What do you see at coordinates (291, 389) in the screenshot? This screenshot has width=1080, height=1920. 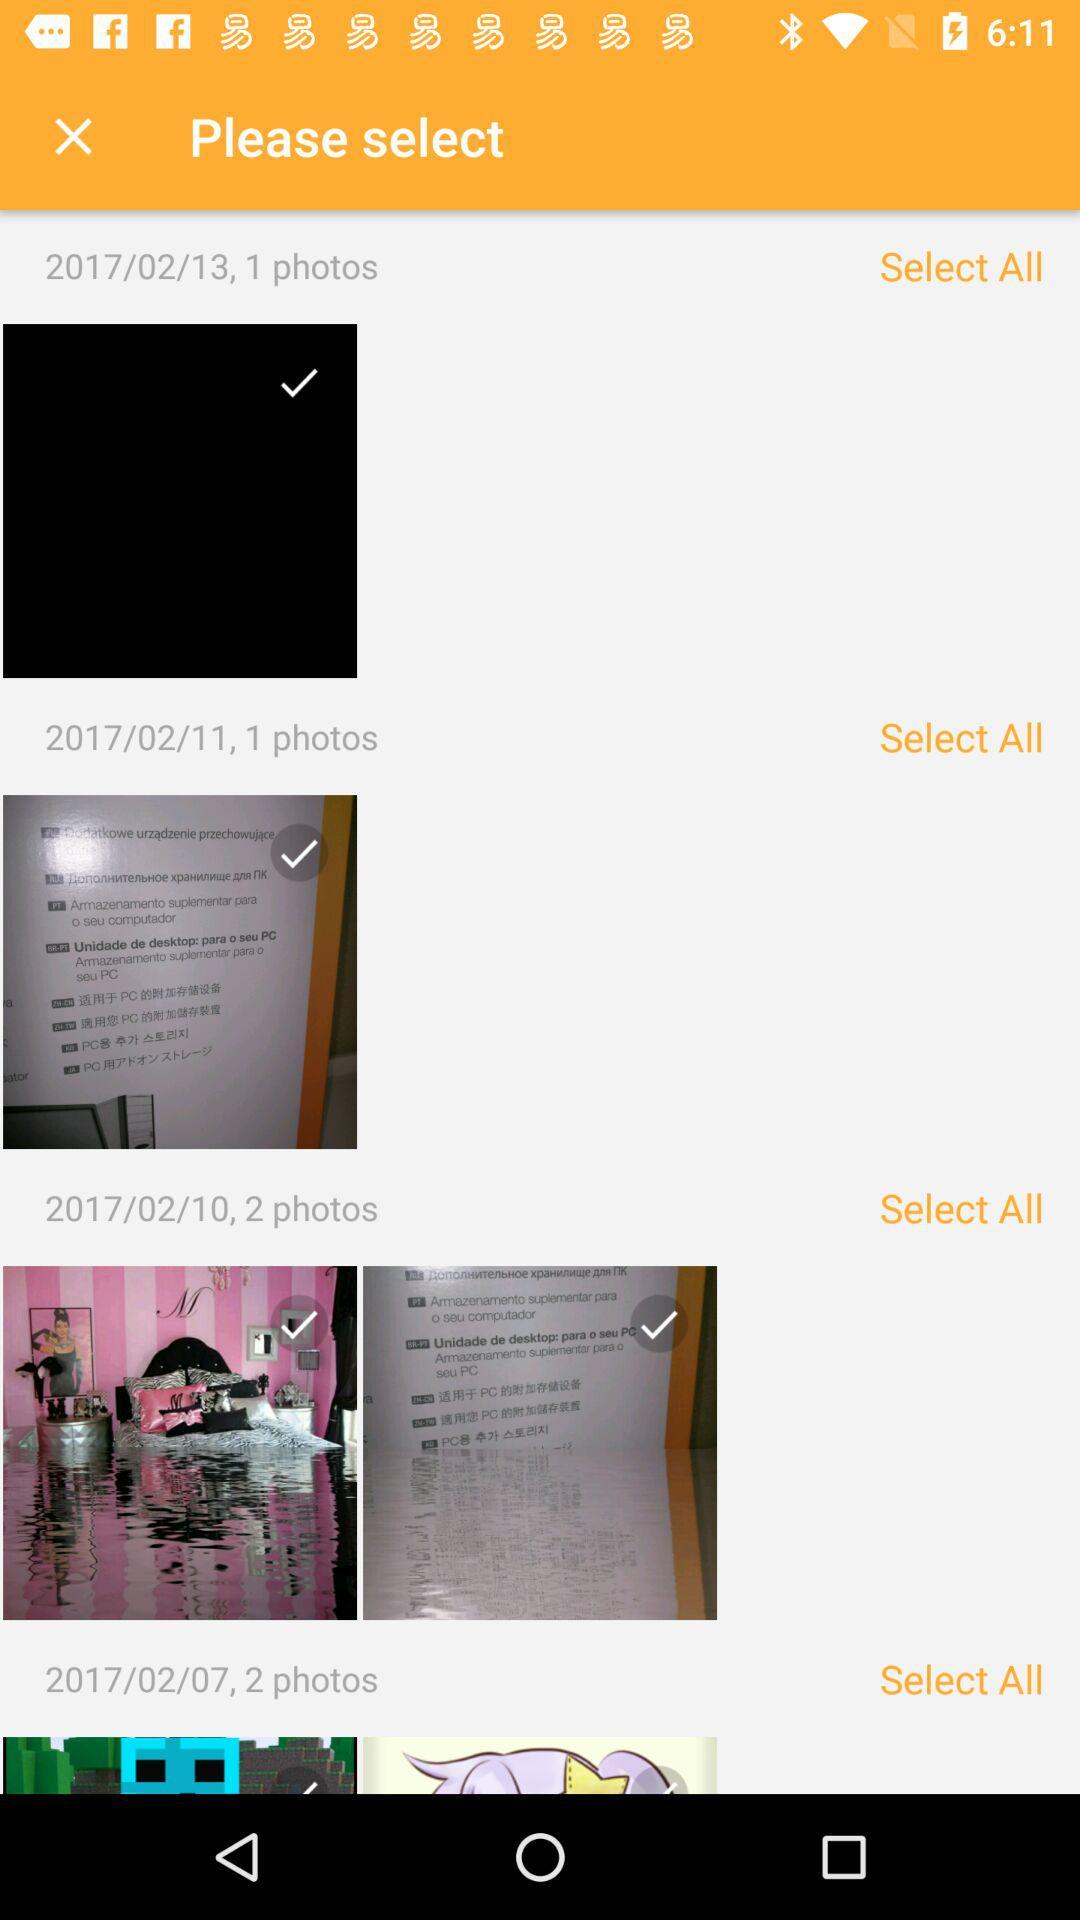 I see `select/ de-select the image` at bounding box center [291, 389].